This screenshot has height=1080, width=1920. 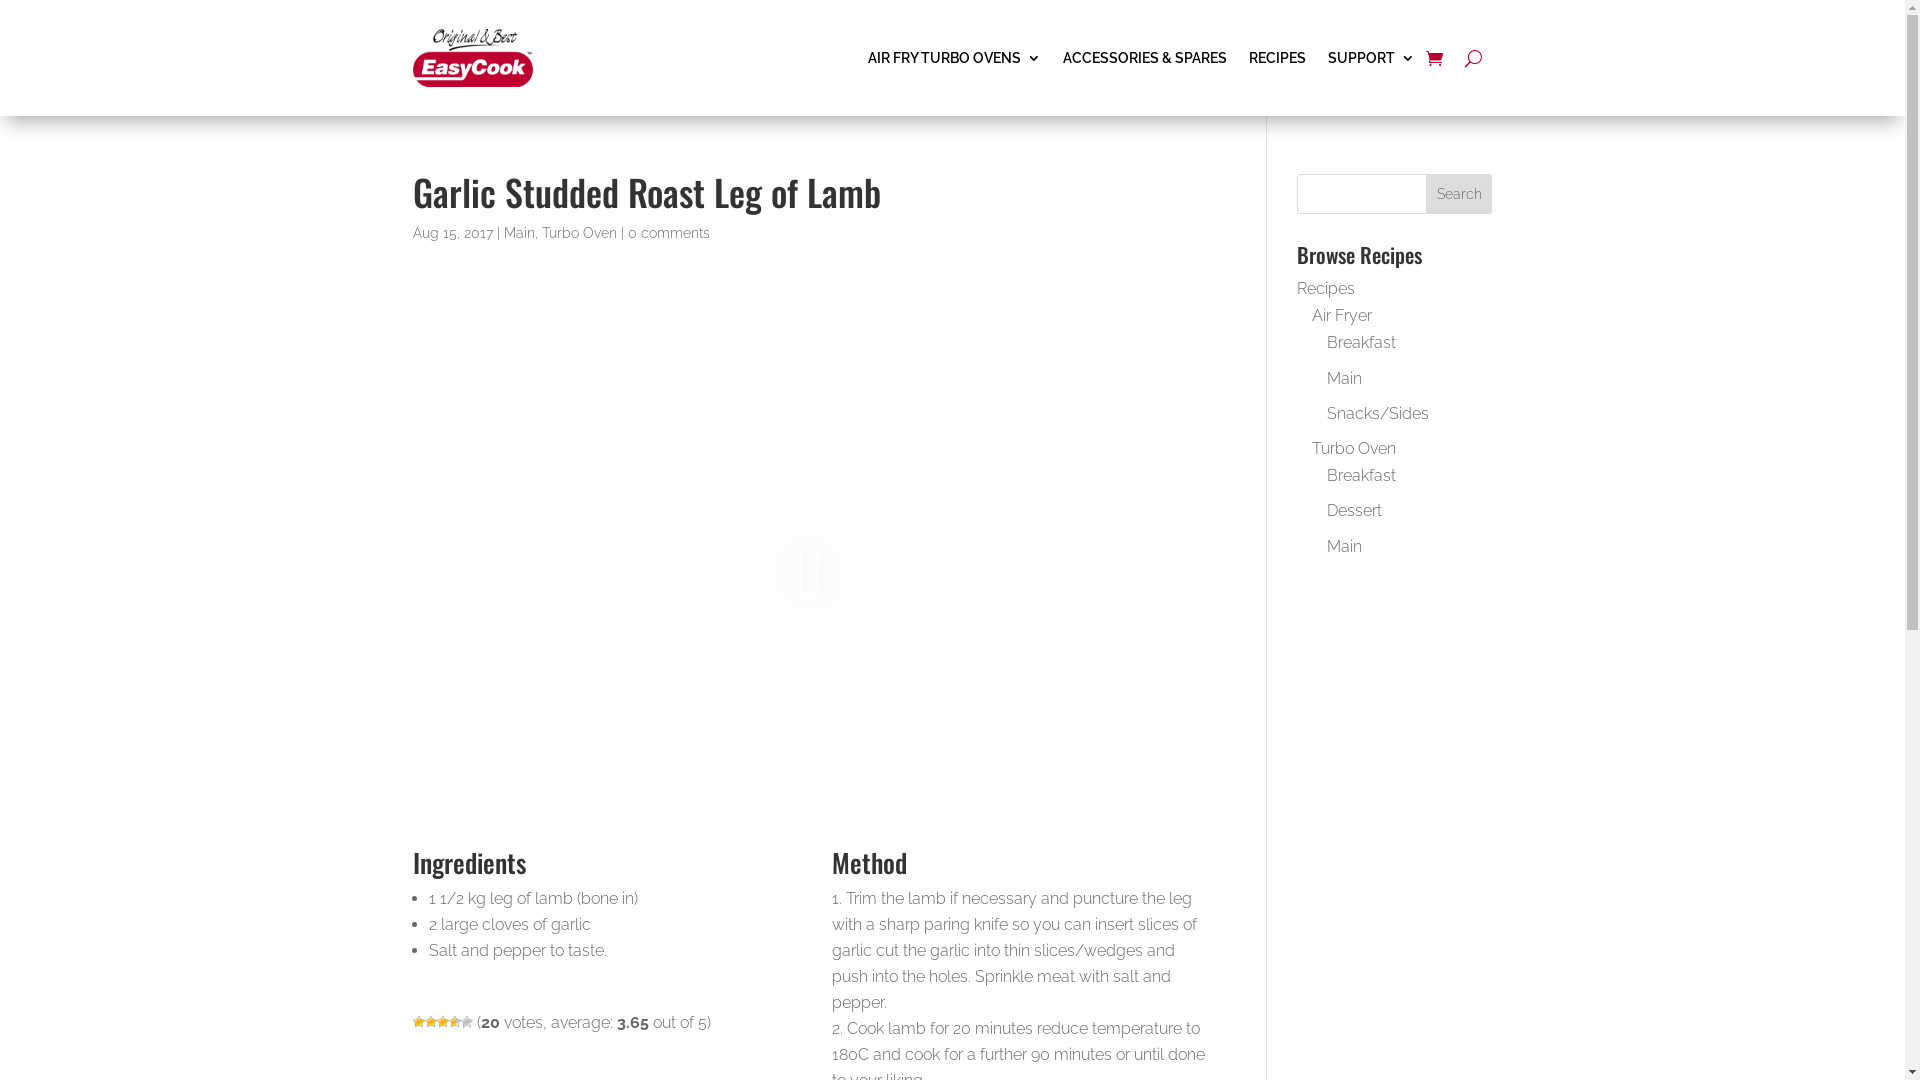 I want to click on 'Snacks/Sides', so click(x=1376, y=412).